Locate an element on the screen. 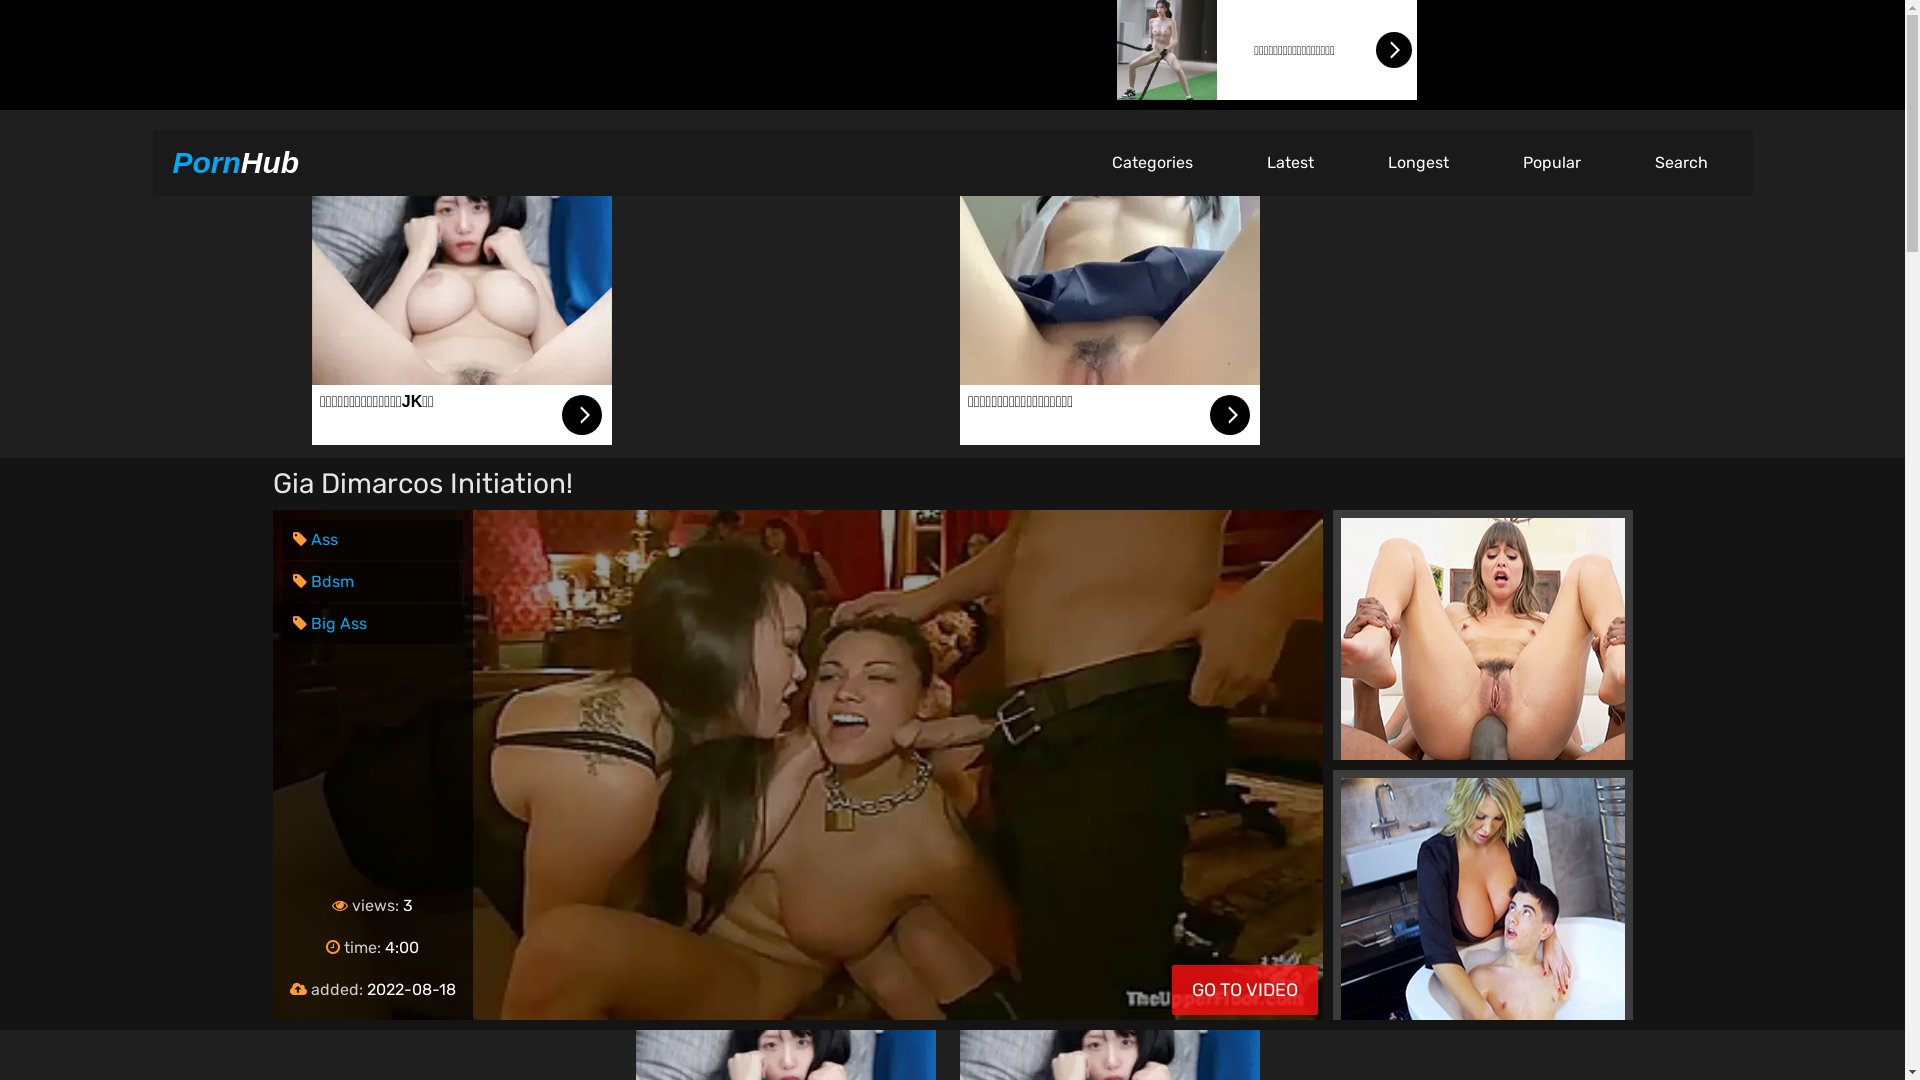 This screenshot has width=1920, height=1080. 'PornHub' is located at coordinates (235, 161).